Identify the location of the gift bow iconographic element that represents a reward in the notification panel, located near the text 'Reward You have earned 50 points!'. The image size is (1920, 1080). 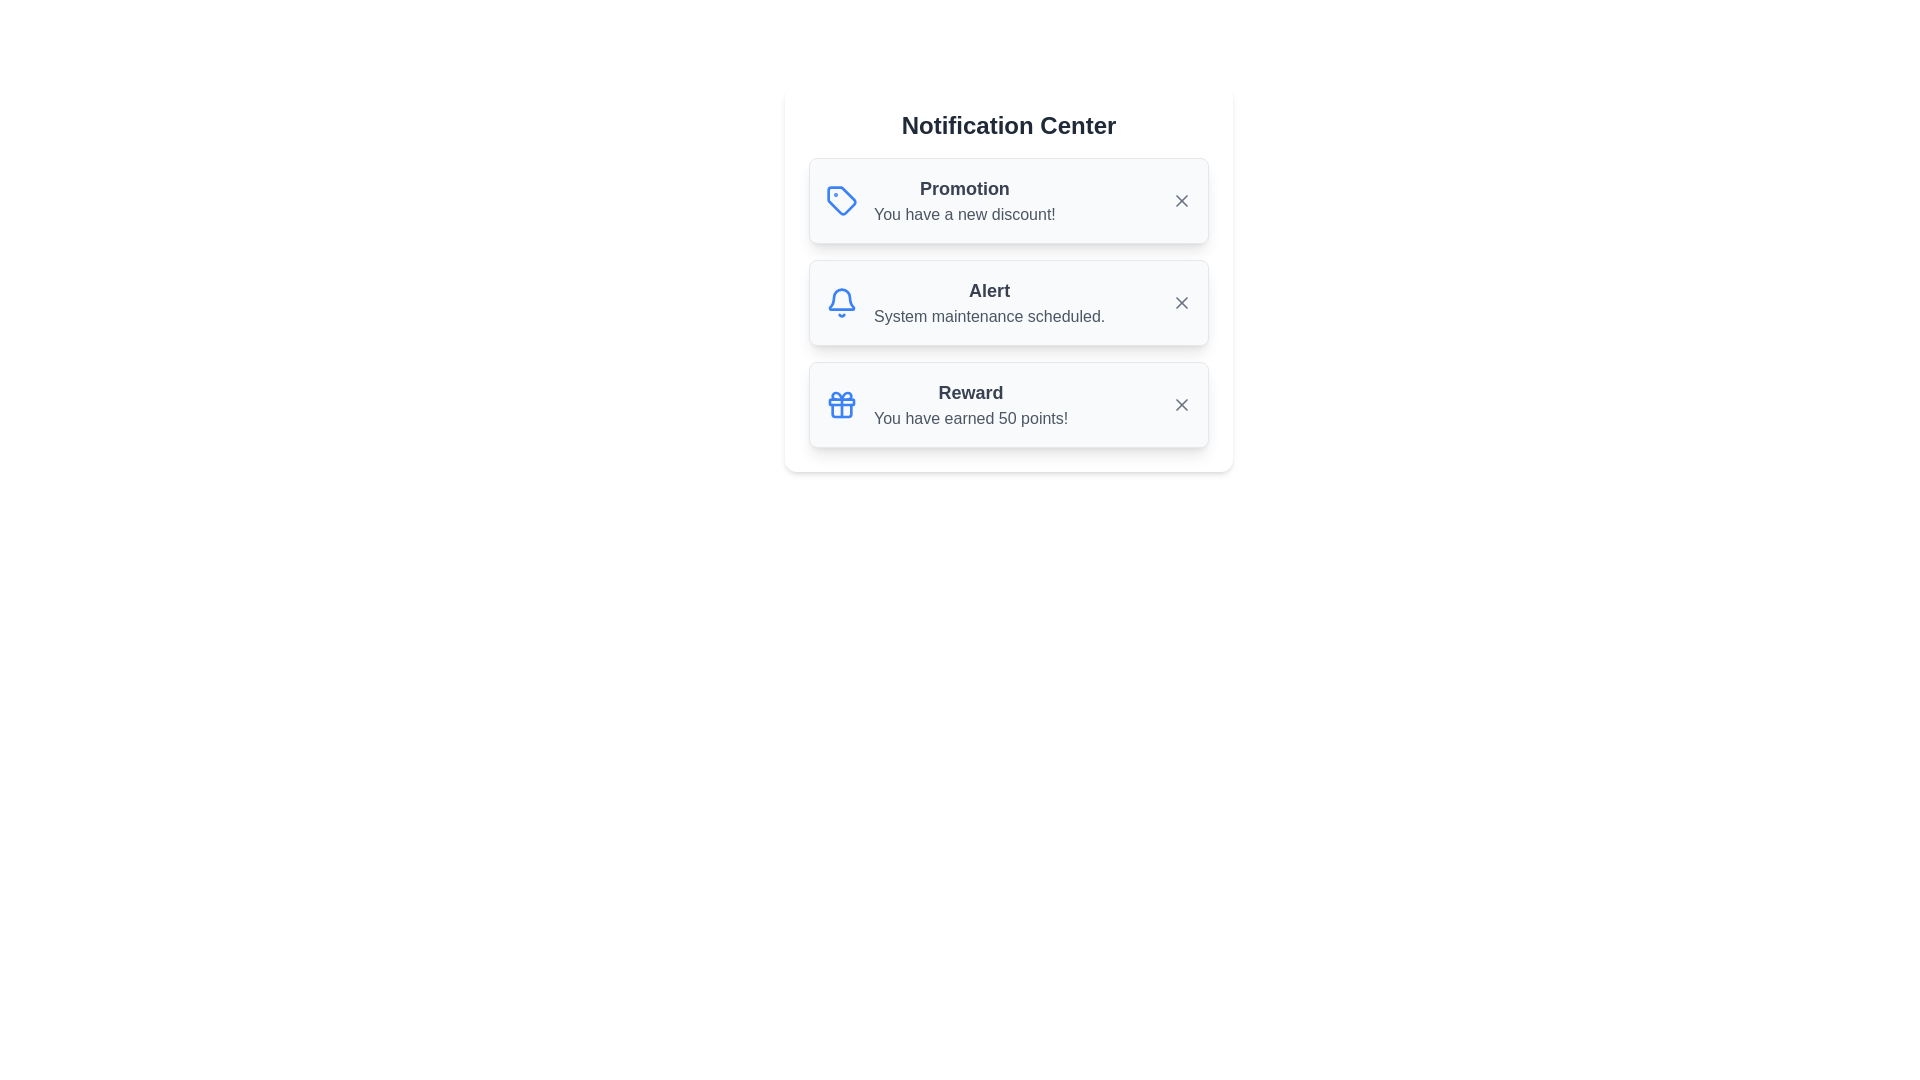
(841, 396).